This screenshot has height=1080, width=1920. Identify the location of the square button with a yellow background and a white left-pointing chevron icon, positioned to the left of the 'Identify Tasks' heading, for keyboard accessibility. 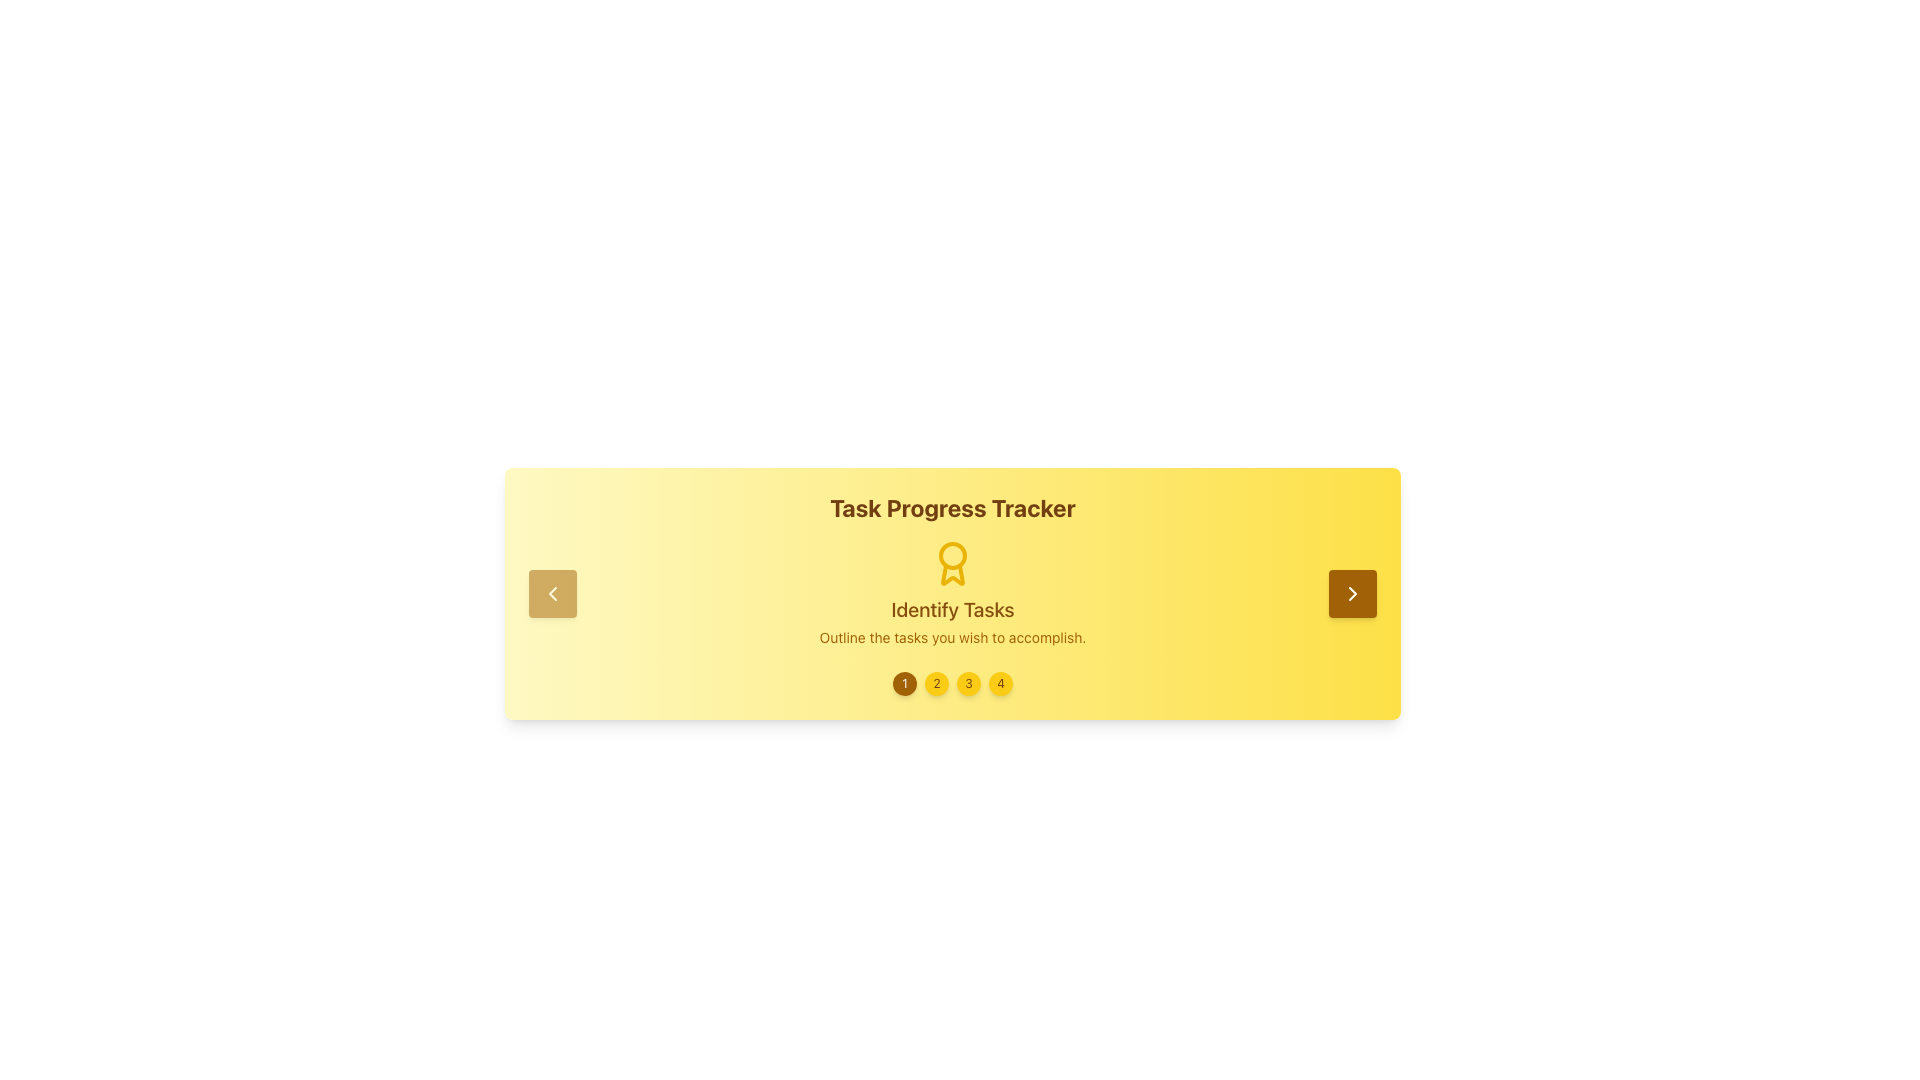
(552, 593).